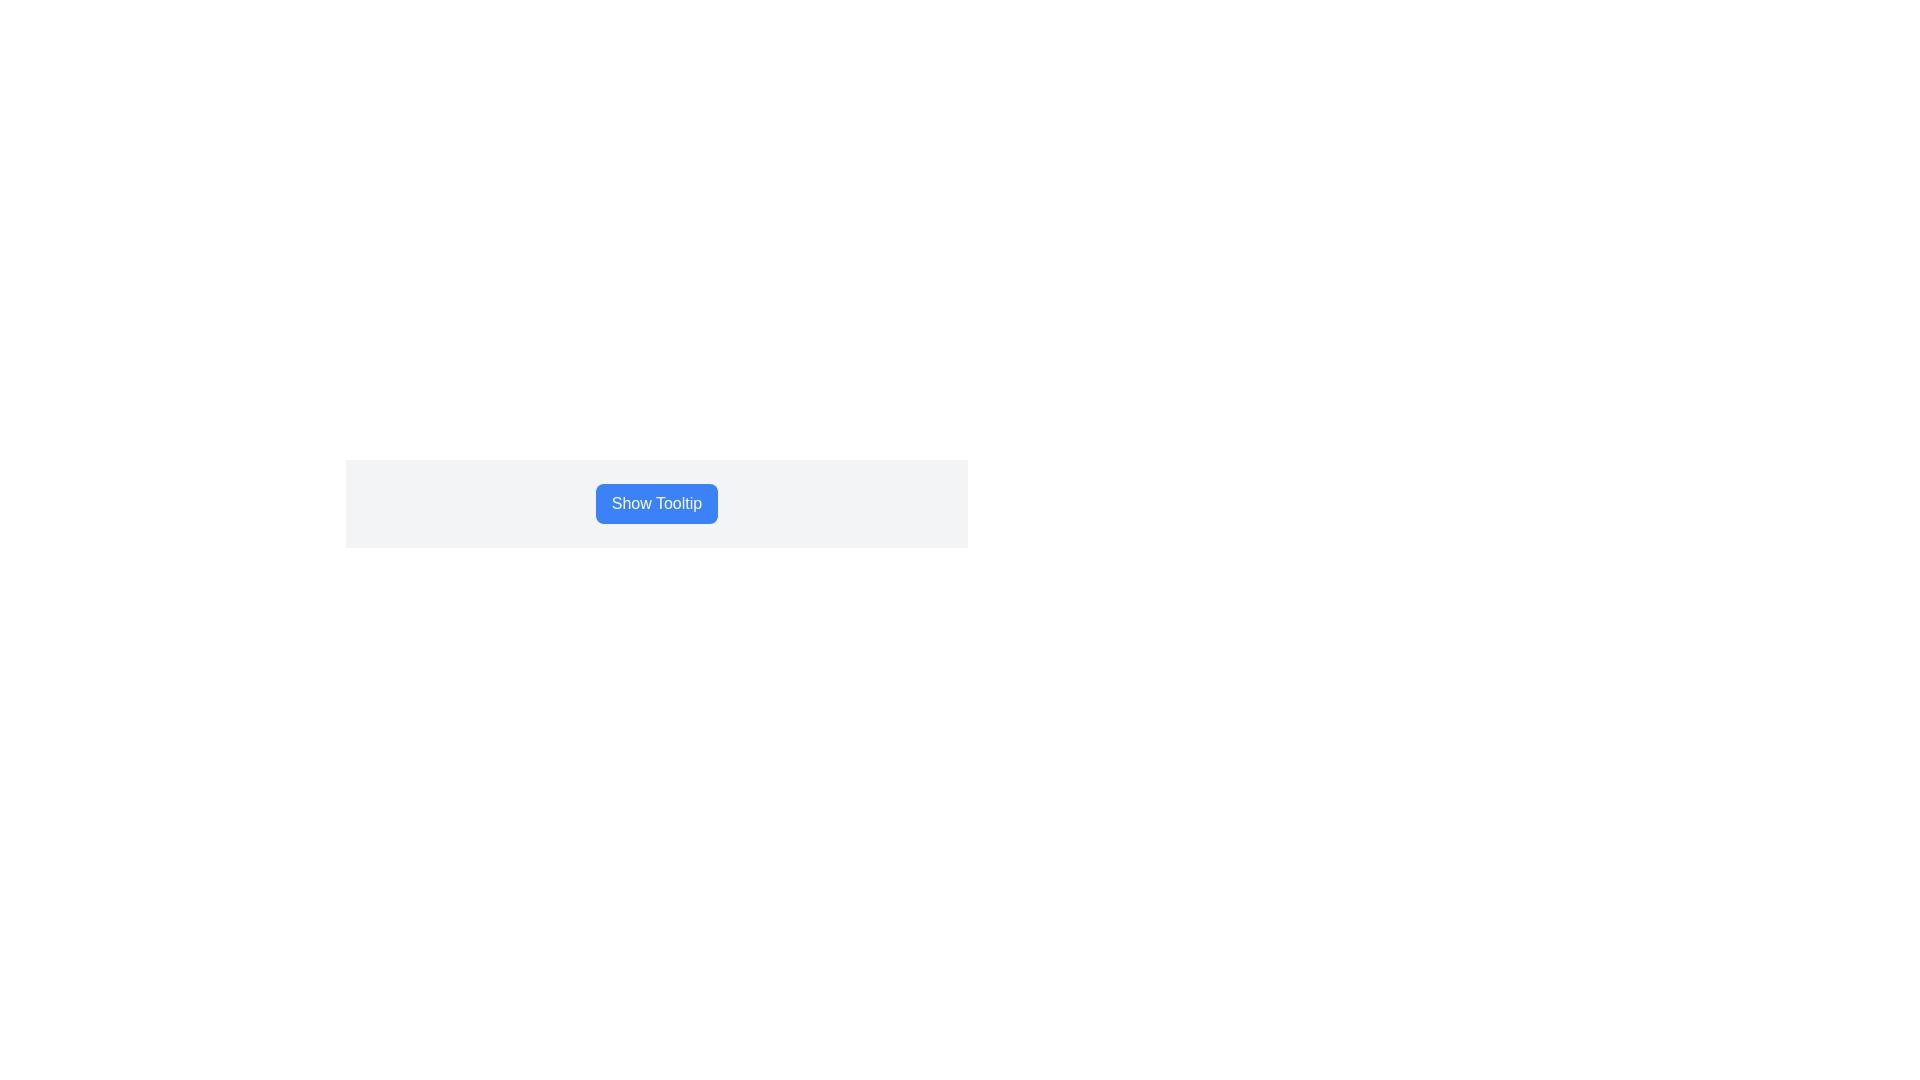 The height and width of the screenshot is (1080, 1920). Describe the element at coordinates (657, 503) in the screenshot. I see `the blue button with rounded edges that reads 'Show Tooltip' to invoke an interaction` at that location.